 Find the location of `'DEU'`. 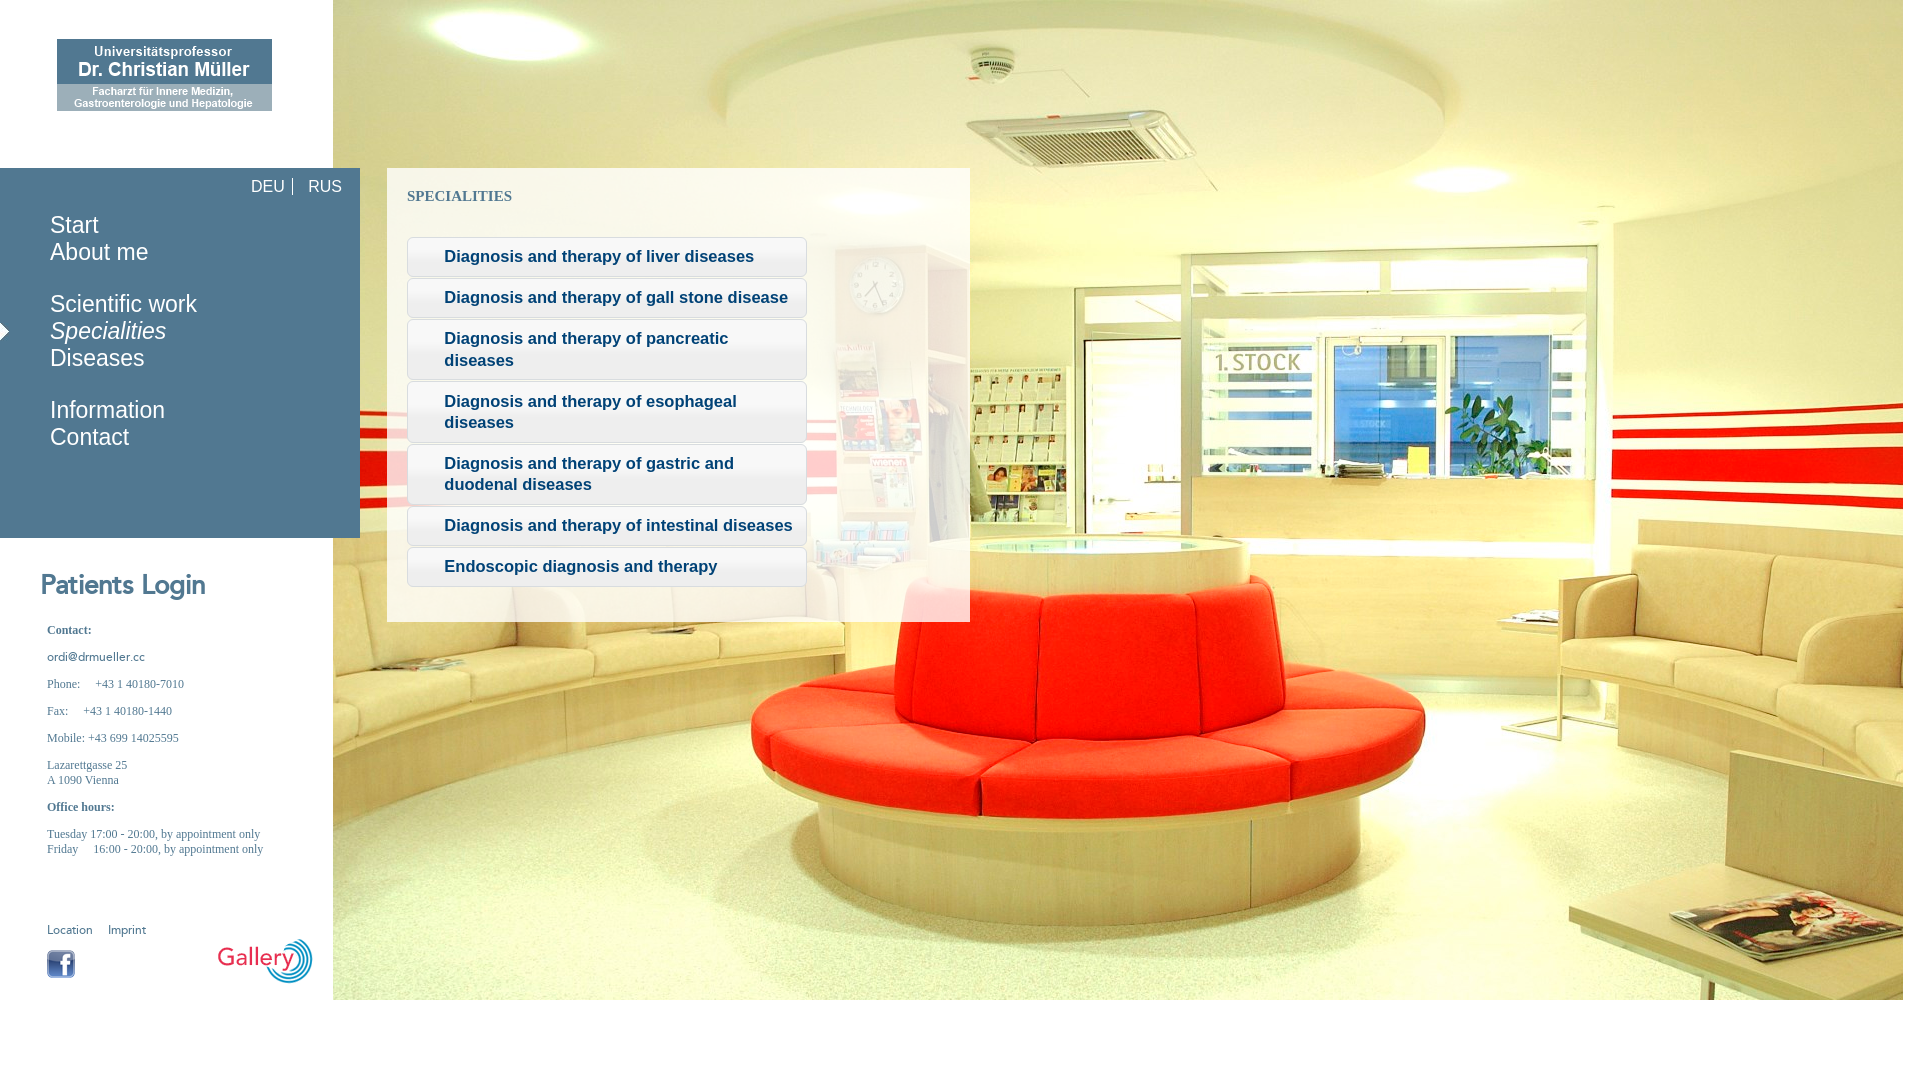

'DEU' is located at coordinates (244, 186).